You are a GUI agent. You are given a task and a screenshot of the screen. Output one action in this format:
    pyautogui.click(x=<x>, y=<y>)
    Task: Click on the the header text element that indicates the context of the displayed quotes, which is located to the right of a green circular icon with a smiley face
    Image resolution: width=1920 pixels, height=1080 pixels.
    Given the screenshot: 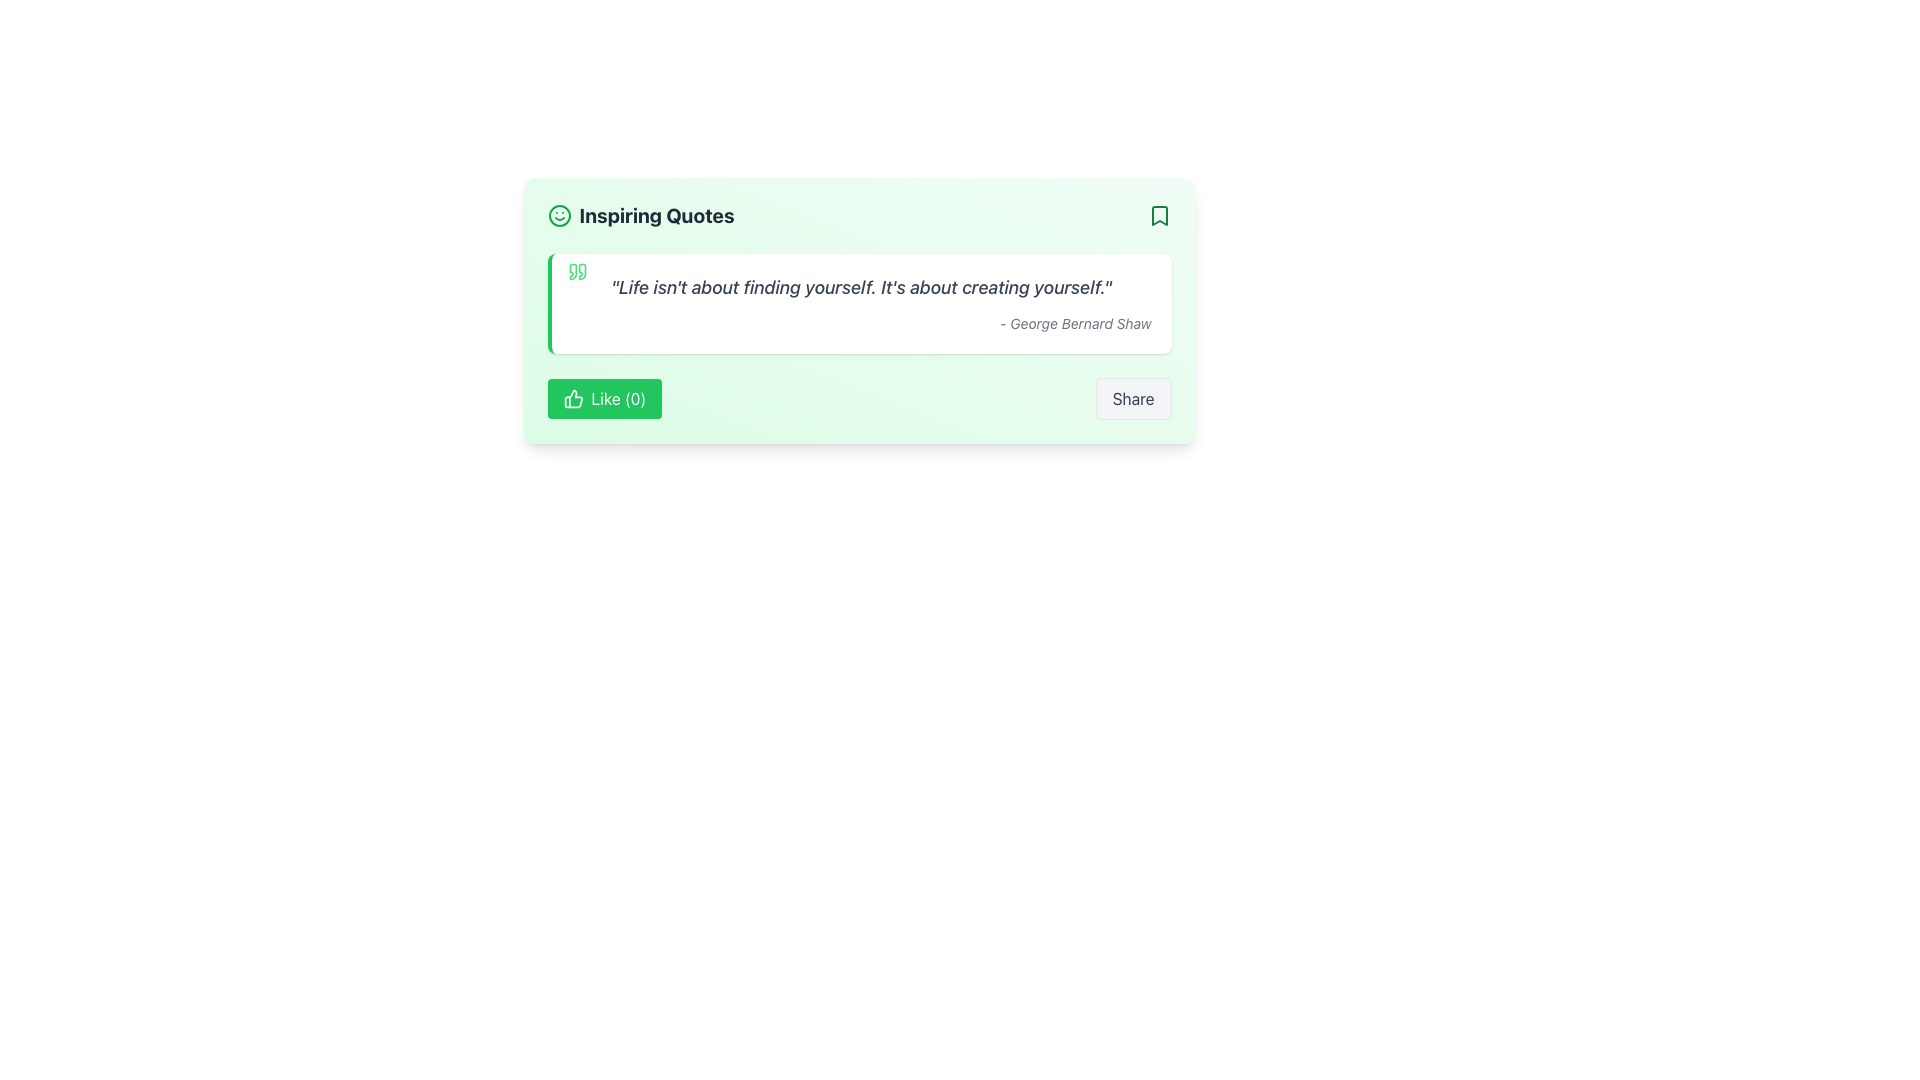 What is the action you would take?
    pyautogui.click(x=657, y=216)
    